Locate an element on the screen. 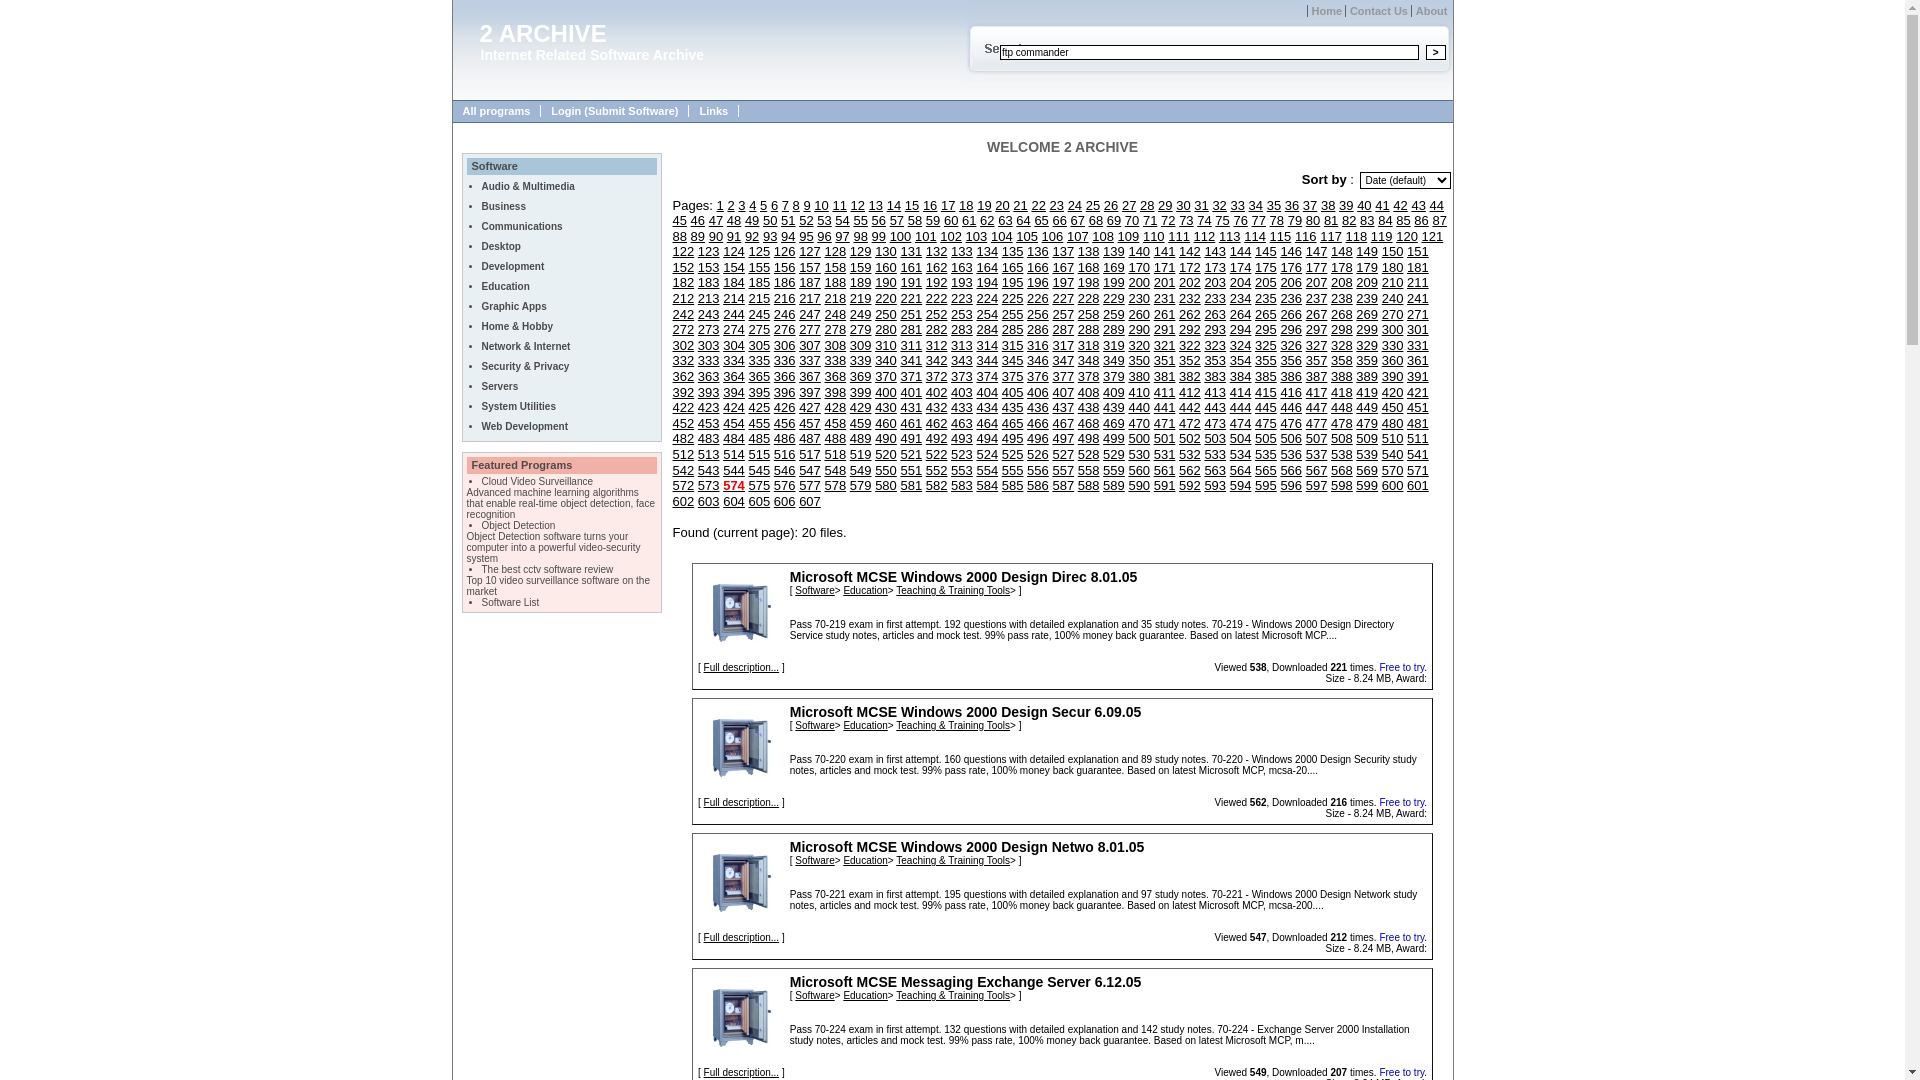  '78' is located at coordinates (1275, 220).